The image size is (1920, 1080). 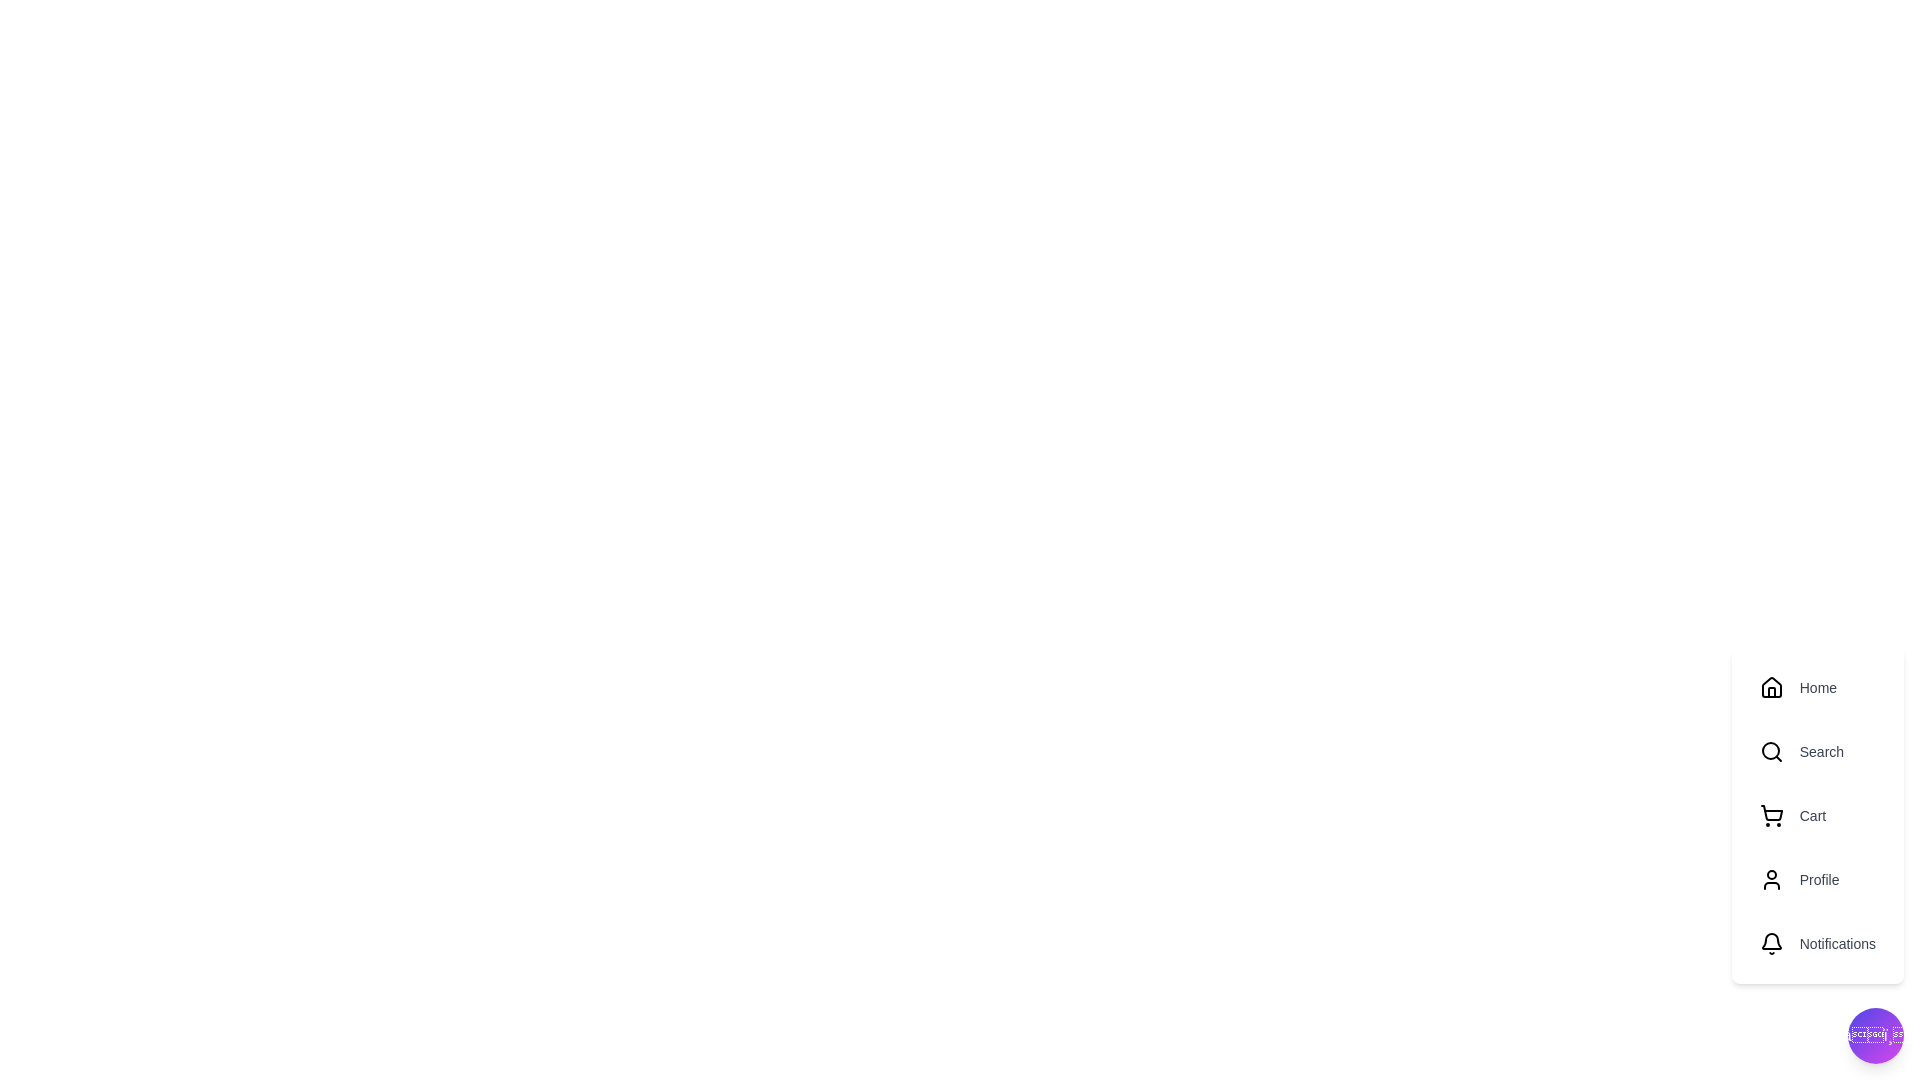 What do you see at coordinates (1818, 944) in the screenshot?
I see `the 'Notifications' option in the menu` at bounding box center [1818, 944].